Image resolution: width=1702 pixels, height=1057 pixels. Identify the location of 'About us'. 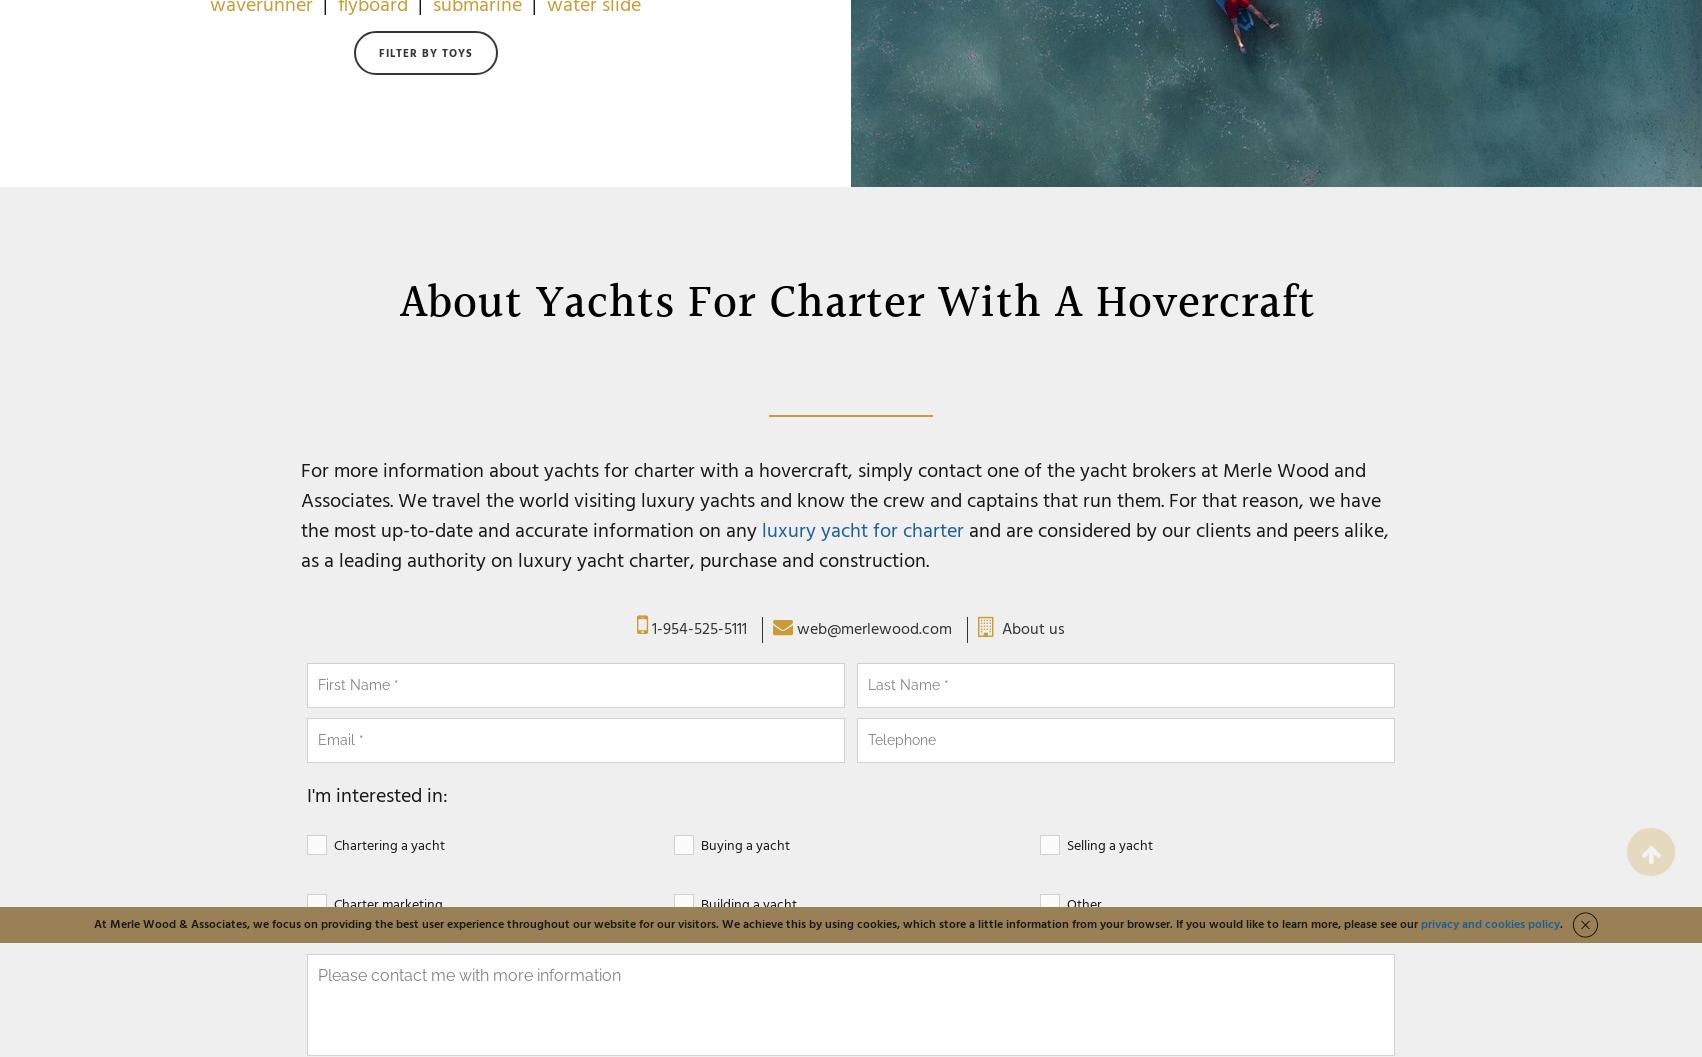
(1032, 629).